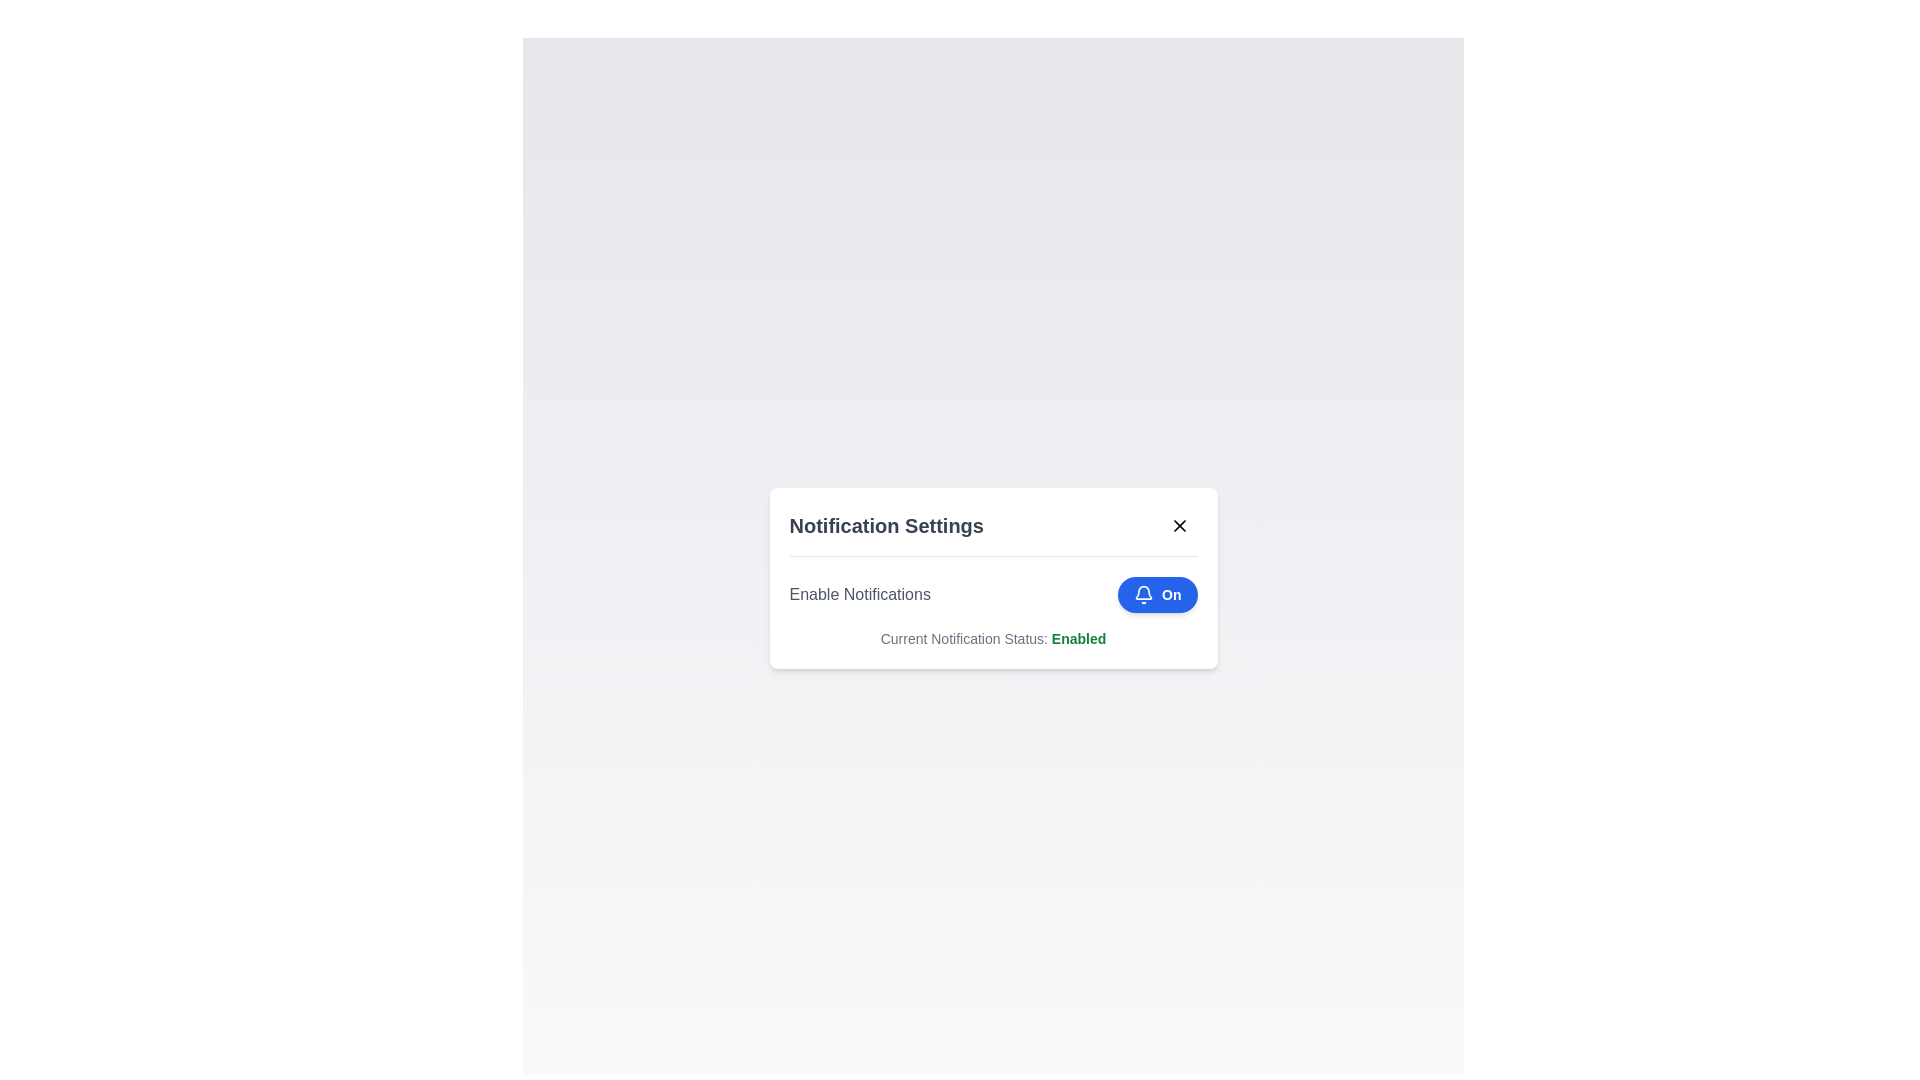 The height and width of the screenshot is (1080, 1920). Describe the element at coordinates (1179, 524) in the screenshot. I see `the close button in the top-right corner of the 'Notification Settings' dialog` at that location.